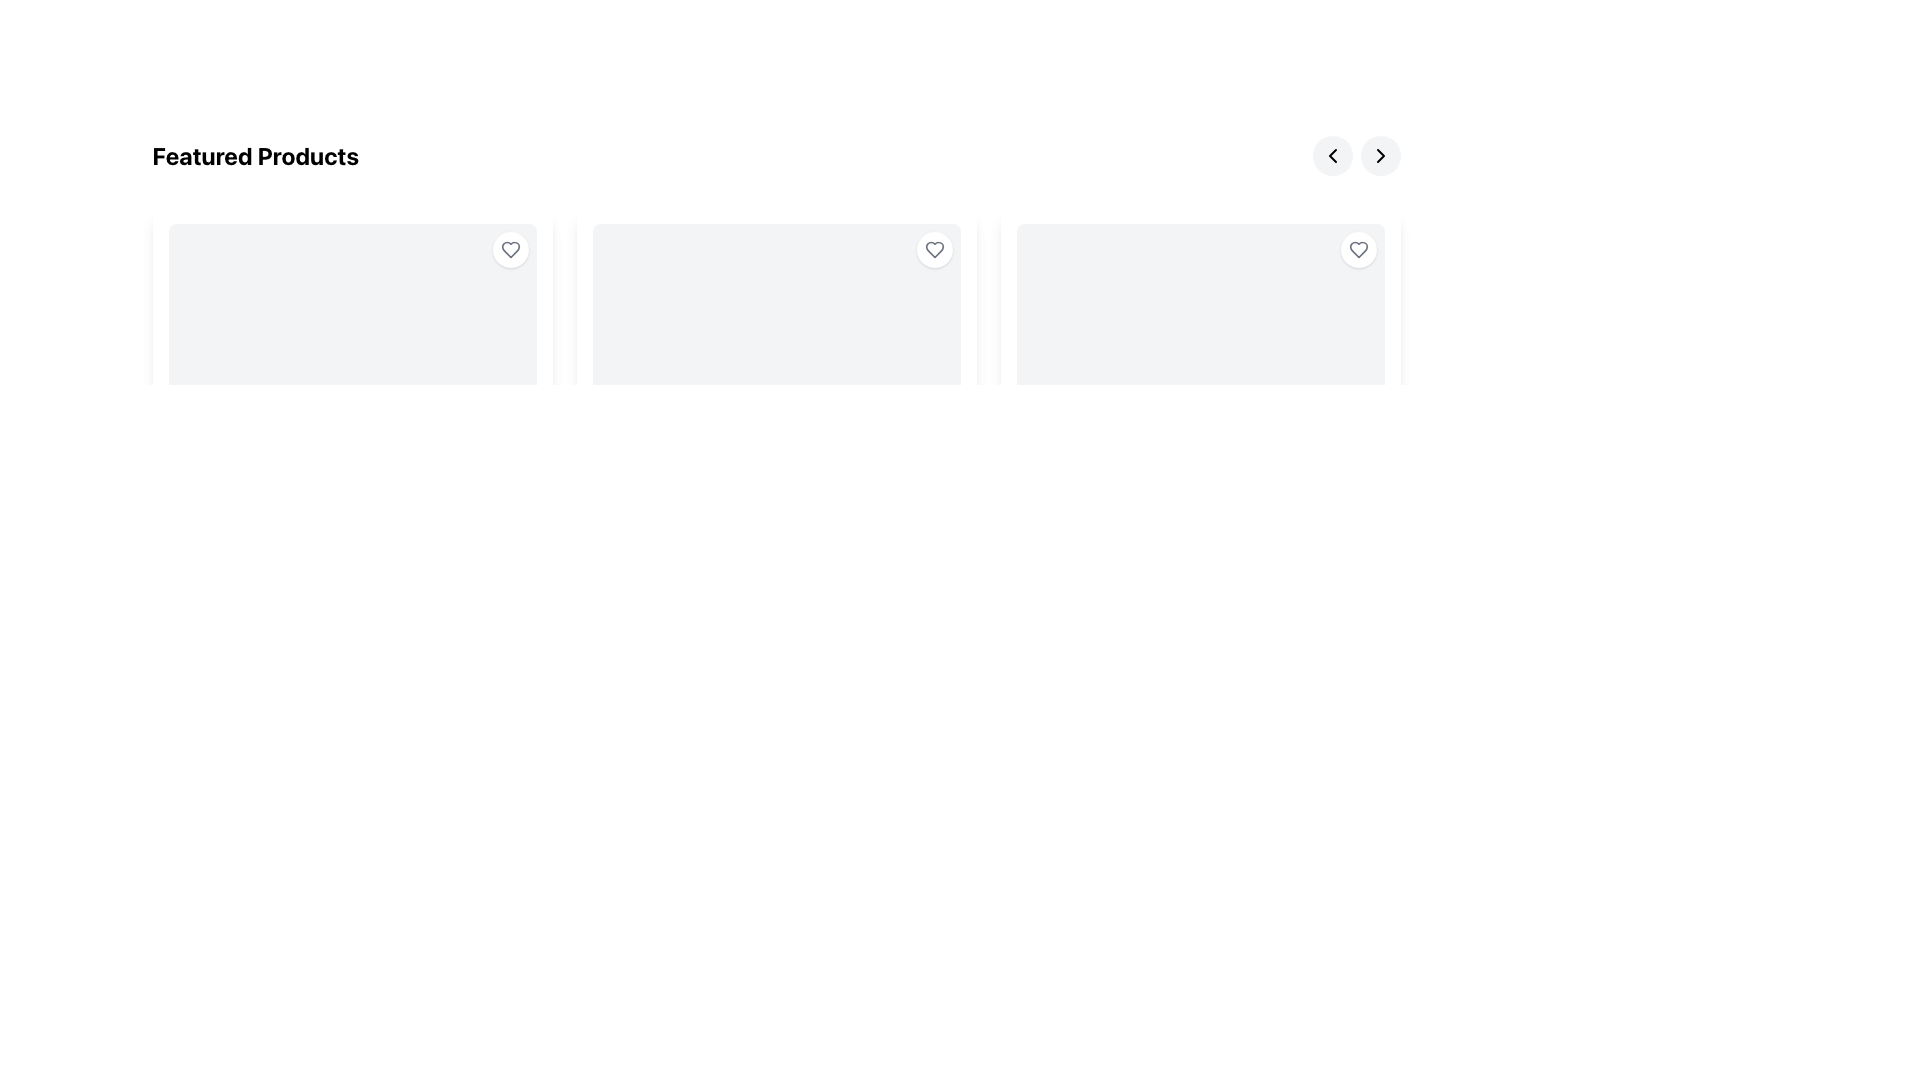 The height and width of the screenshot is (1080, 1920). Describe the element at coordinates (510, 249) in the screenshot. I see `the favorite button located at the top-right of the first item in the grid layout to observe the color transition effect` at that location.